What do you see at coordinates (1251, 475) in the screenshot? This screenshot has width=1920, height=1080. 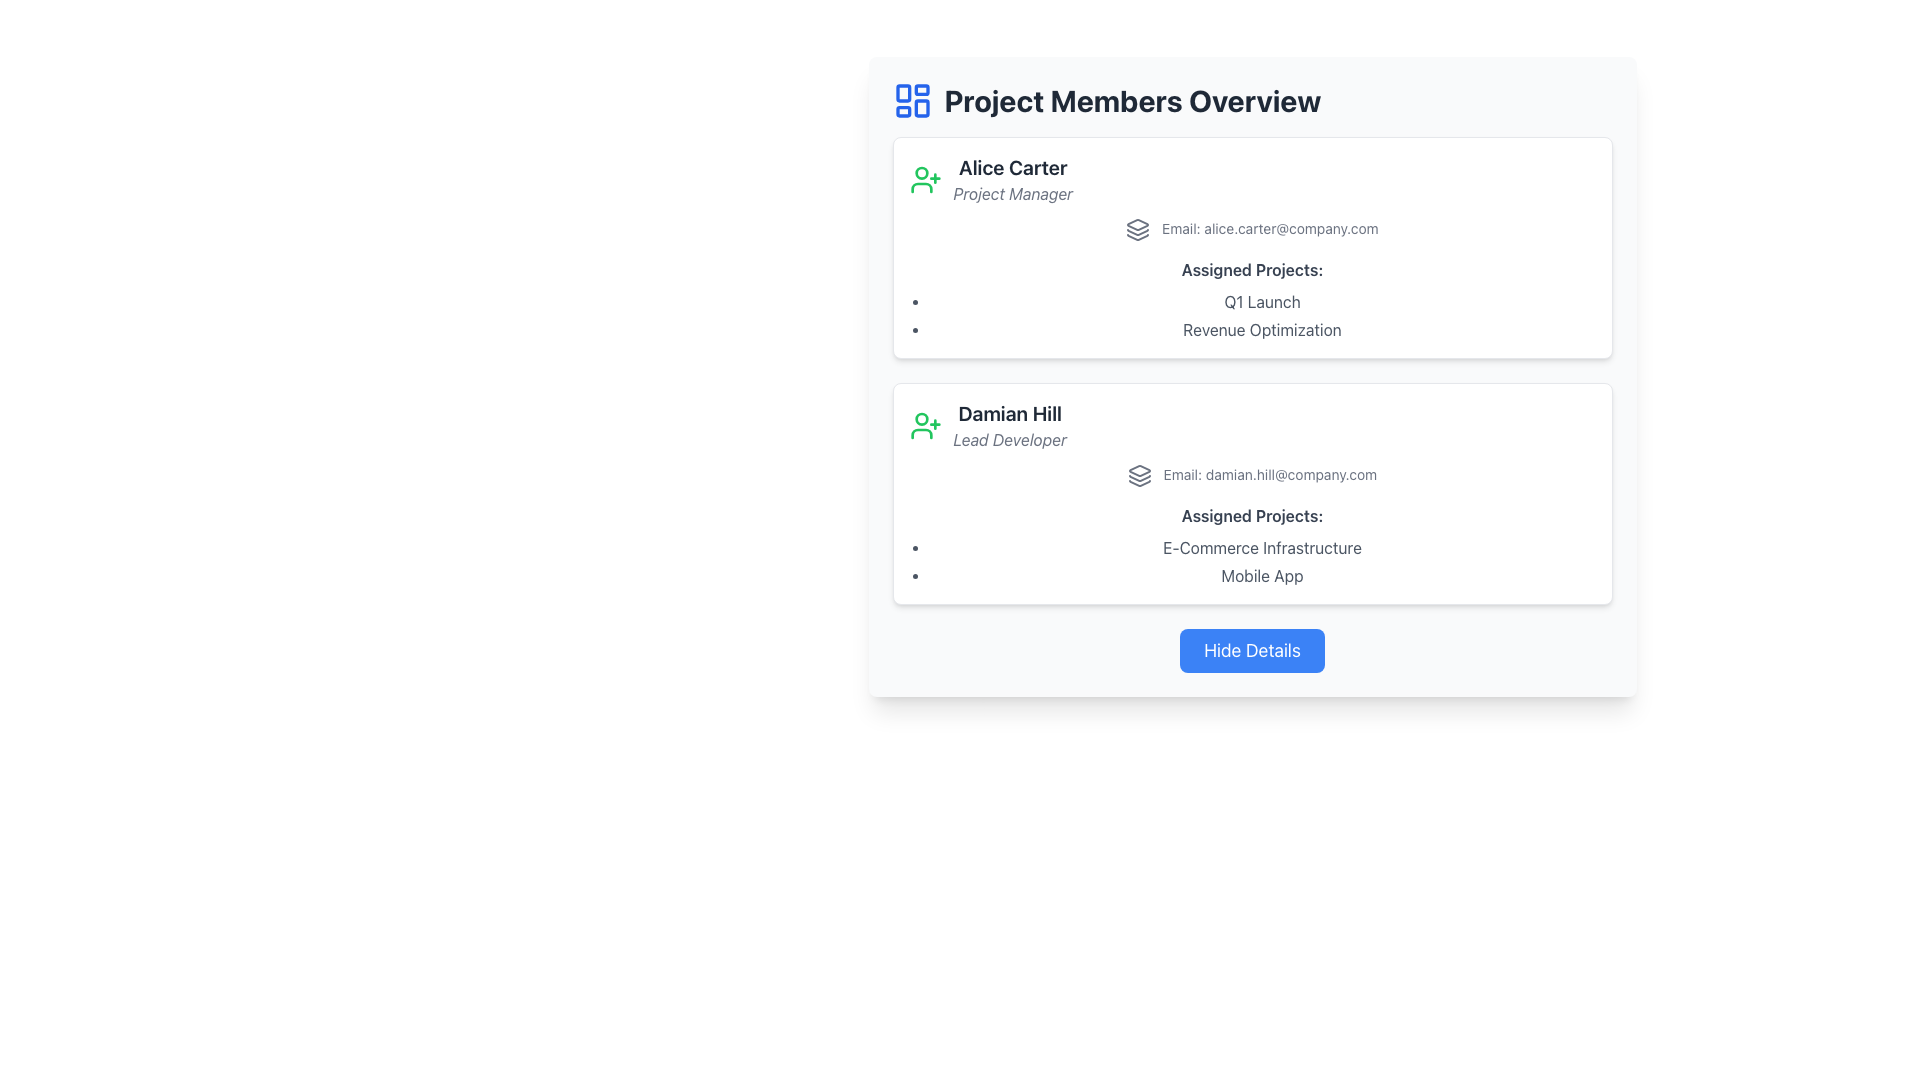 I see `displayed email address from the Text Display with Icon located in the 'Damian Hill' section, positioned below the title and role information` at bounding box center [1251, 475].